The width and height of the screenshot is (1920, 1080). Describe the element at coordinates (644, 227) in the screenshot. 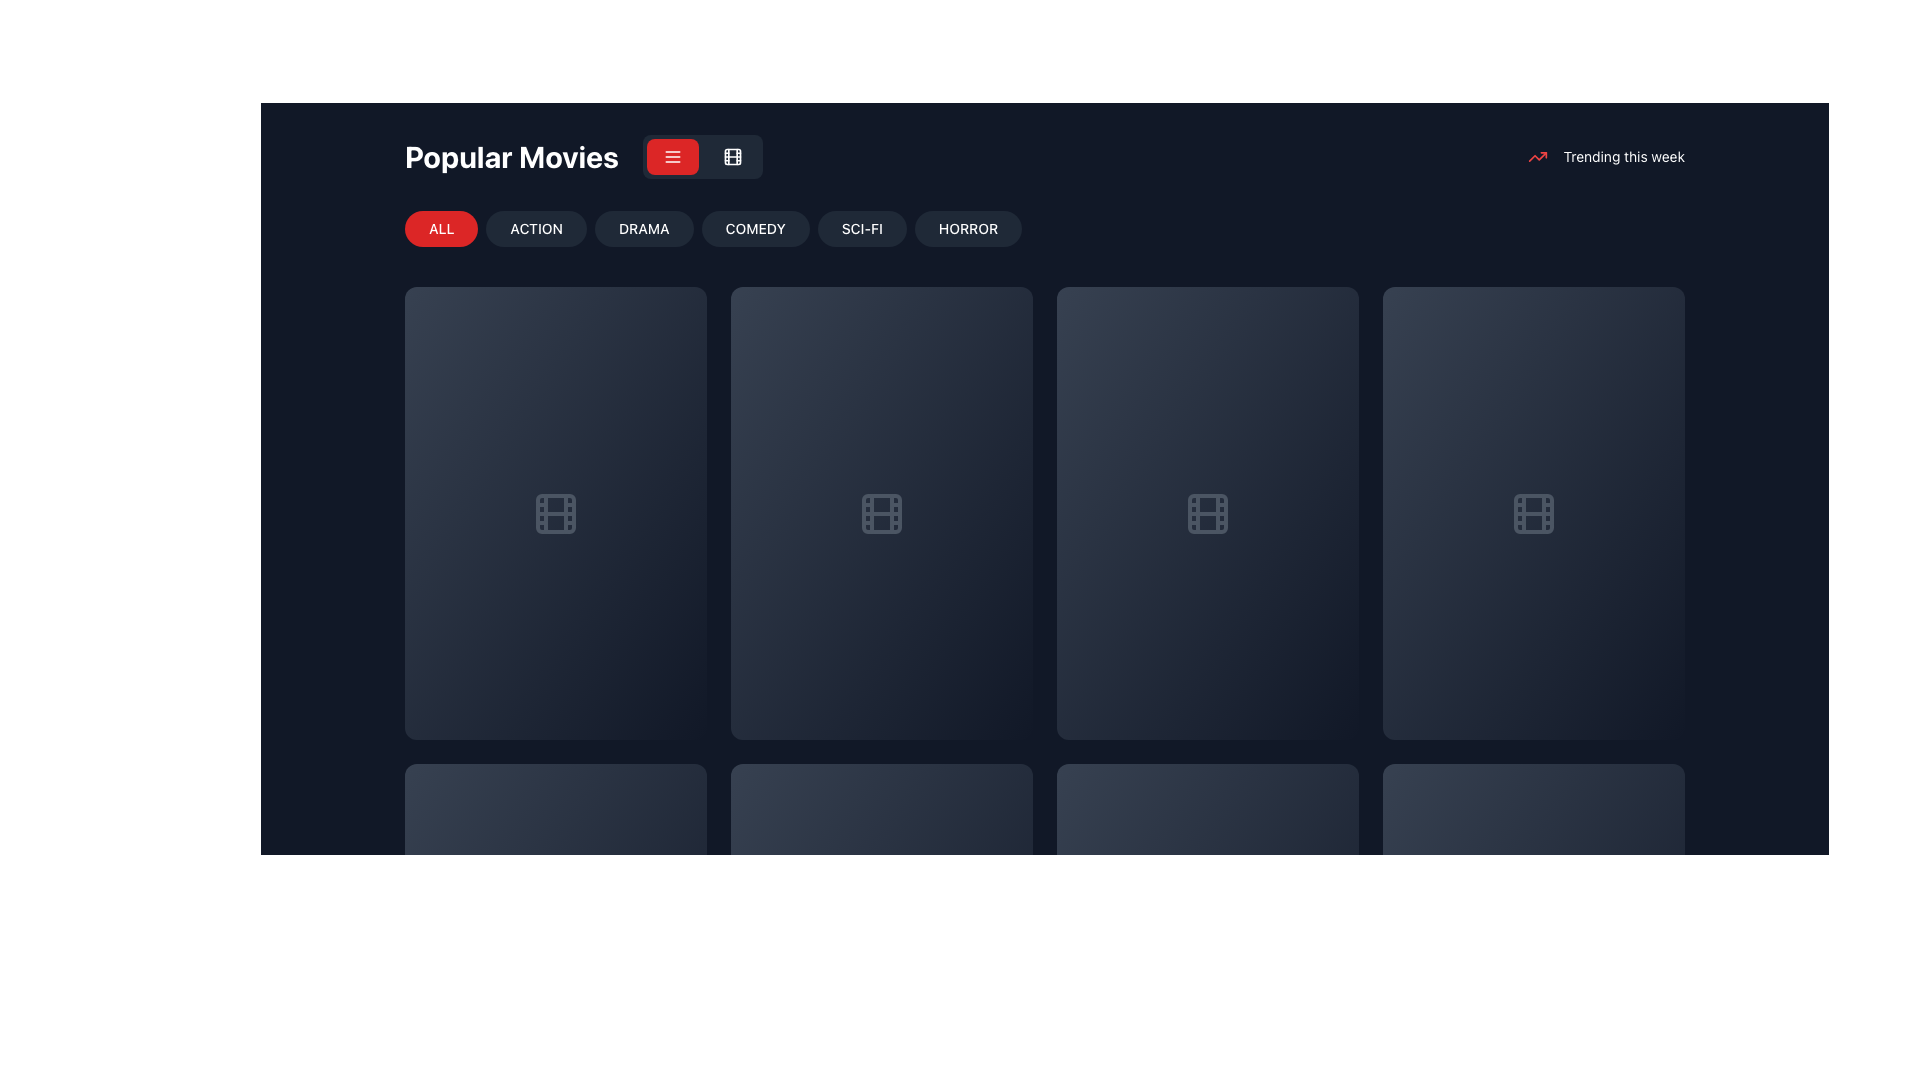

I see `the 'DRAMA' filter button located in the top-center area below the 'Popular Movies' title for keyboard navigation` at that location.